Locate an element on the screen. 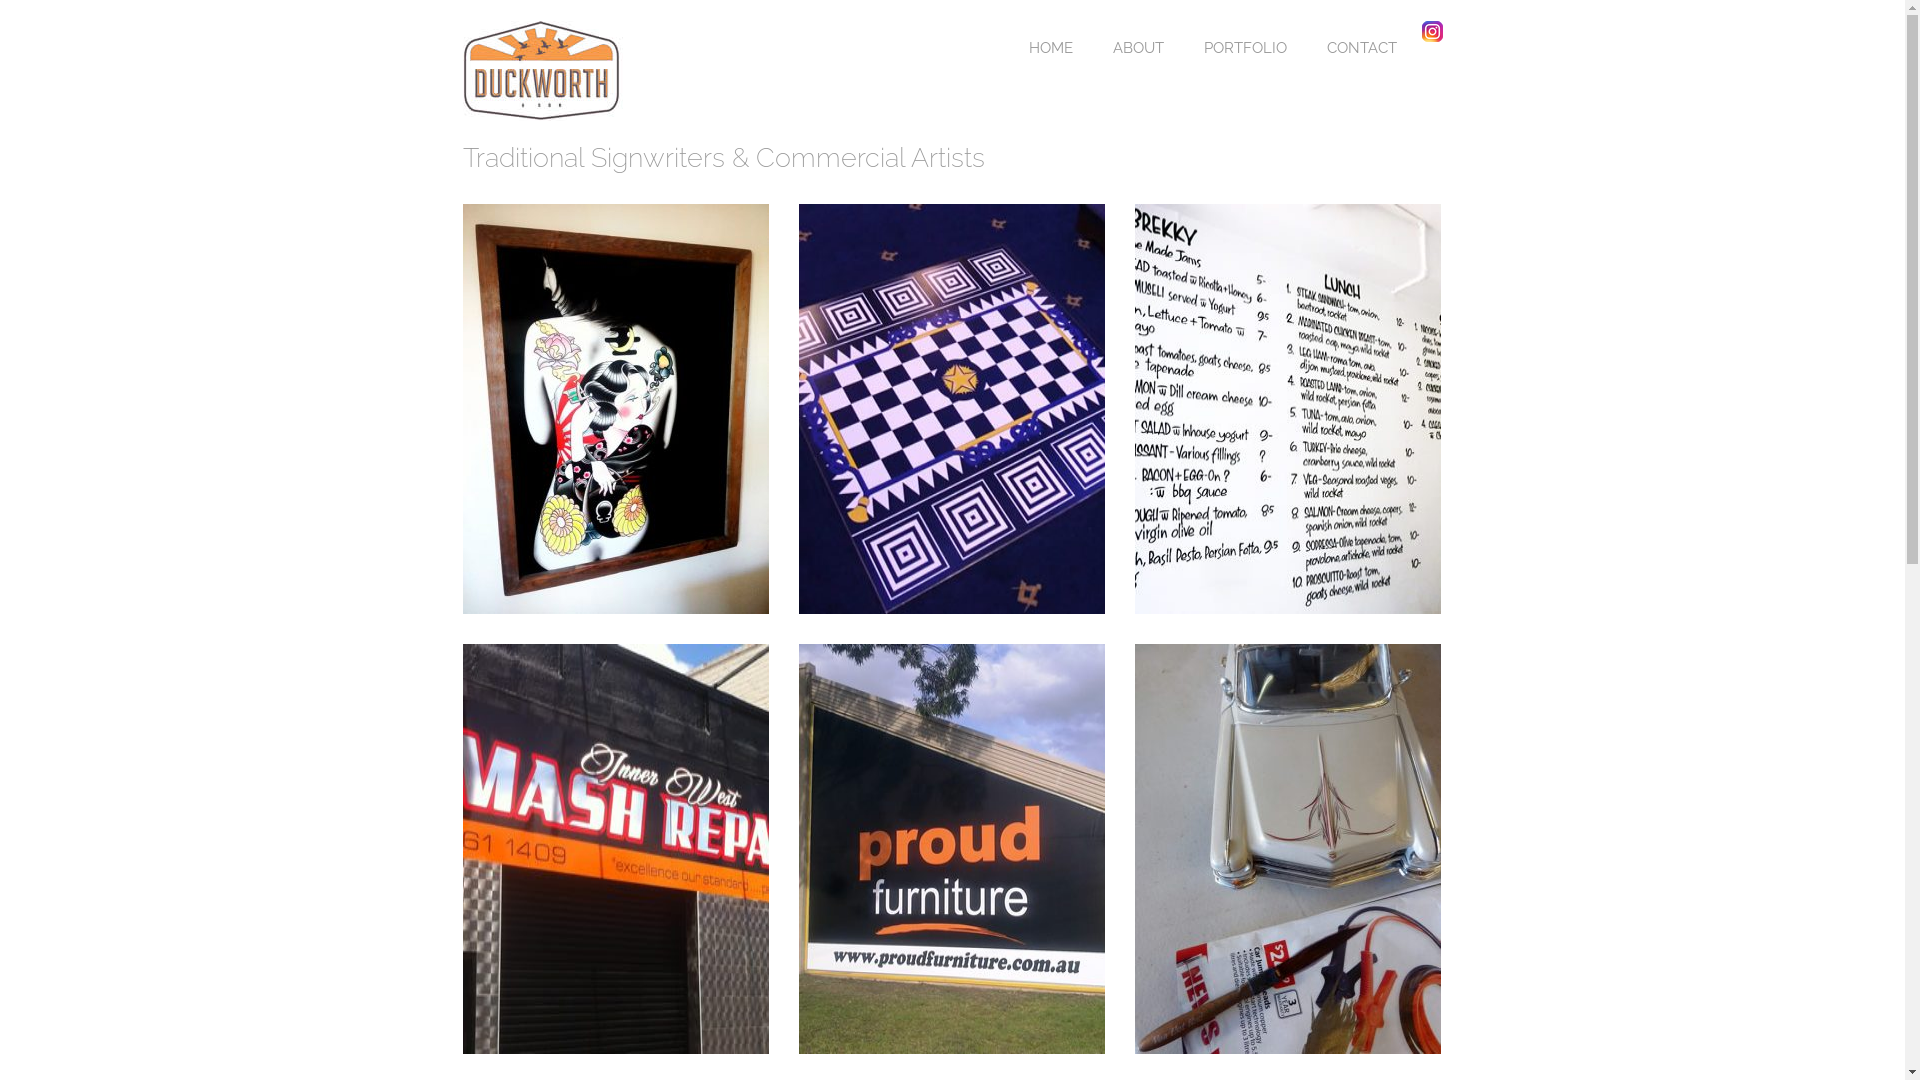 The width and height of the screenshot is (1920, 1080). 'HOME' is located at coordinates (1050, 47).